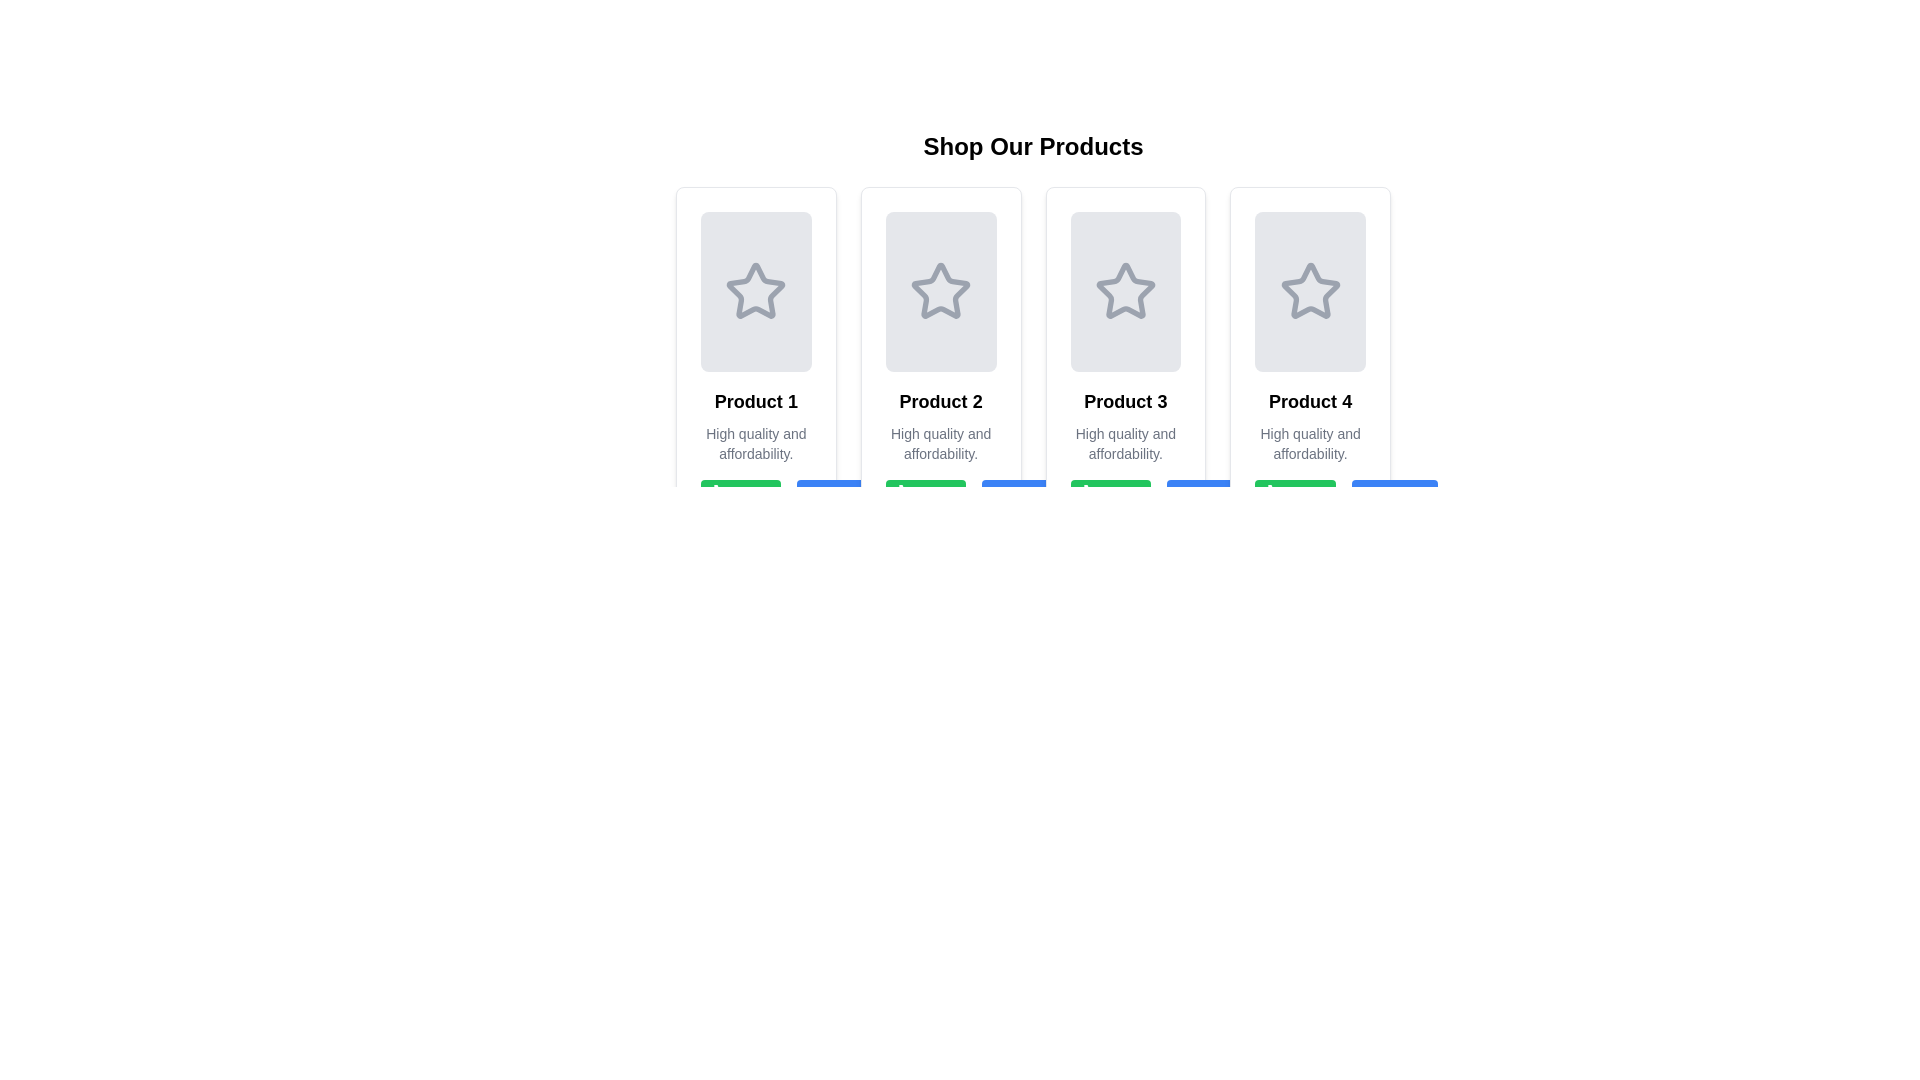 Image resolution: width=1920 pixels, height=1080 pixels. Describe the element at coordinates (1125, 292) in the screenshot. I see `the light gray rectangle with rounded corners that displays a large gray star icon, located in the center of the card labeled 'Product 3', above the text 'High quality and affordability.'` at that location.